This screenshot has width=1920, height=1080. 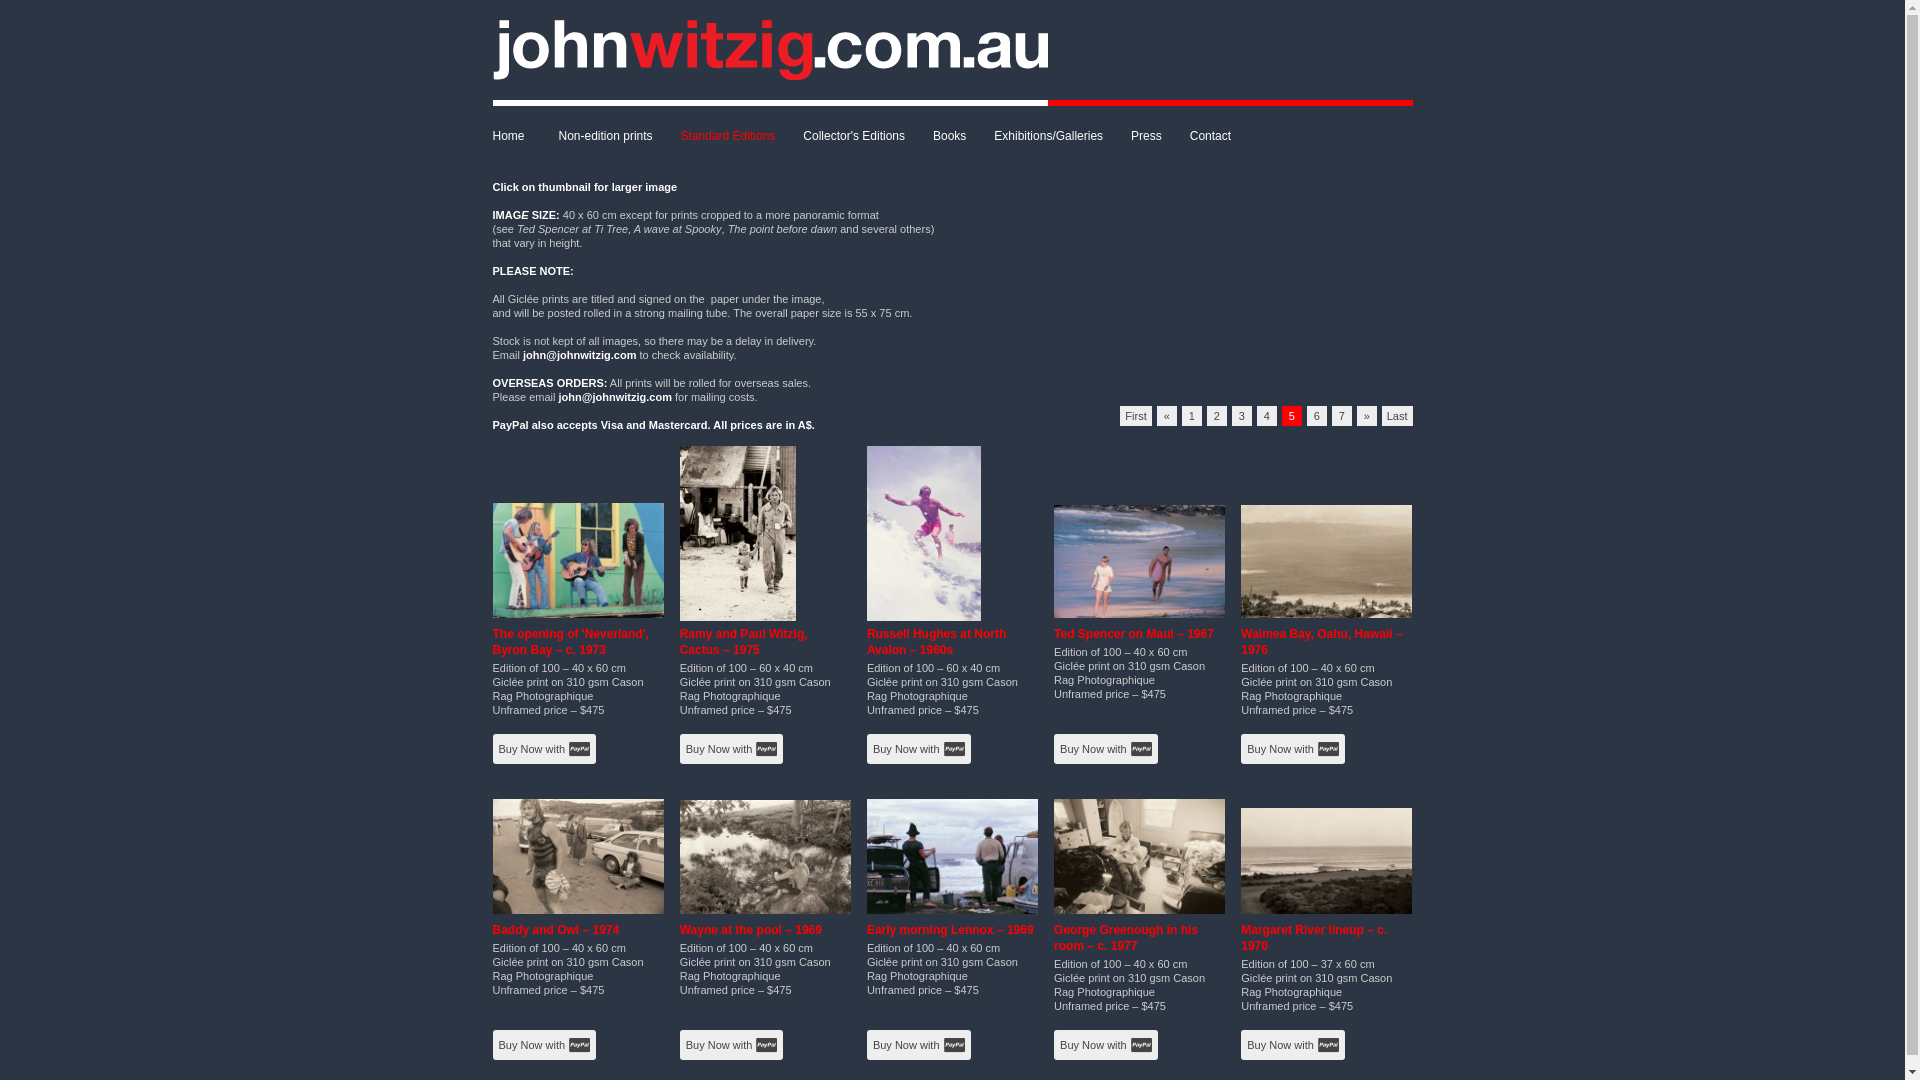 What do you see at coordinates (1241, 415) in the screenshot?
I see `'3'` at bounding box center [1241, 415].